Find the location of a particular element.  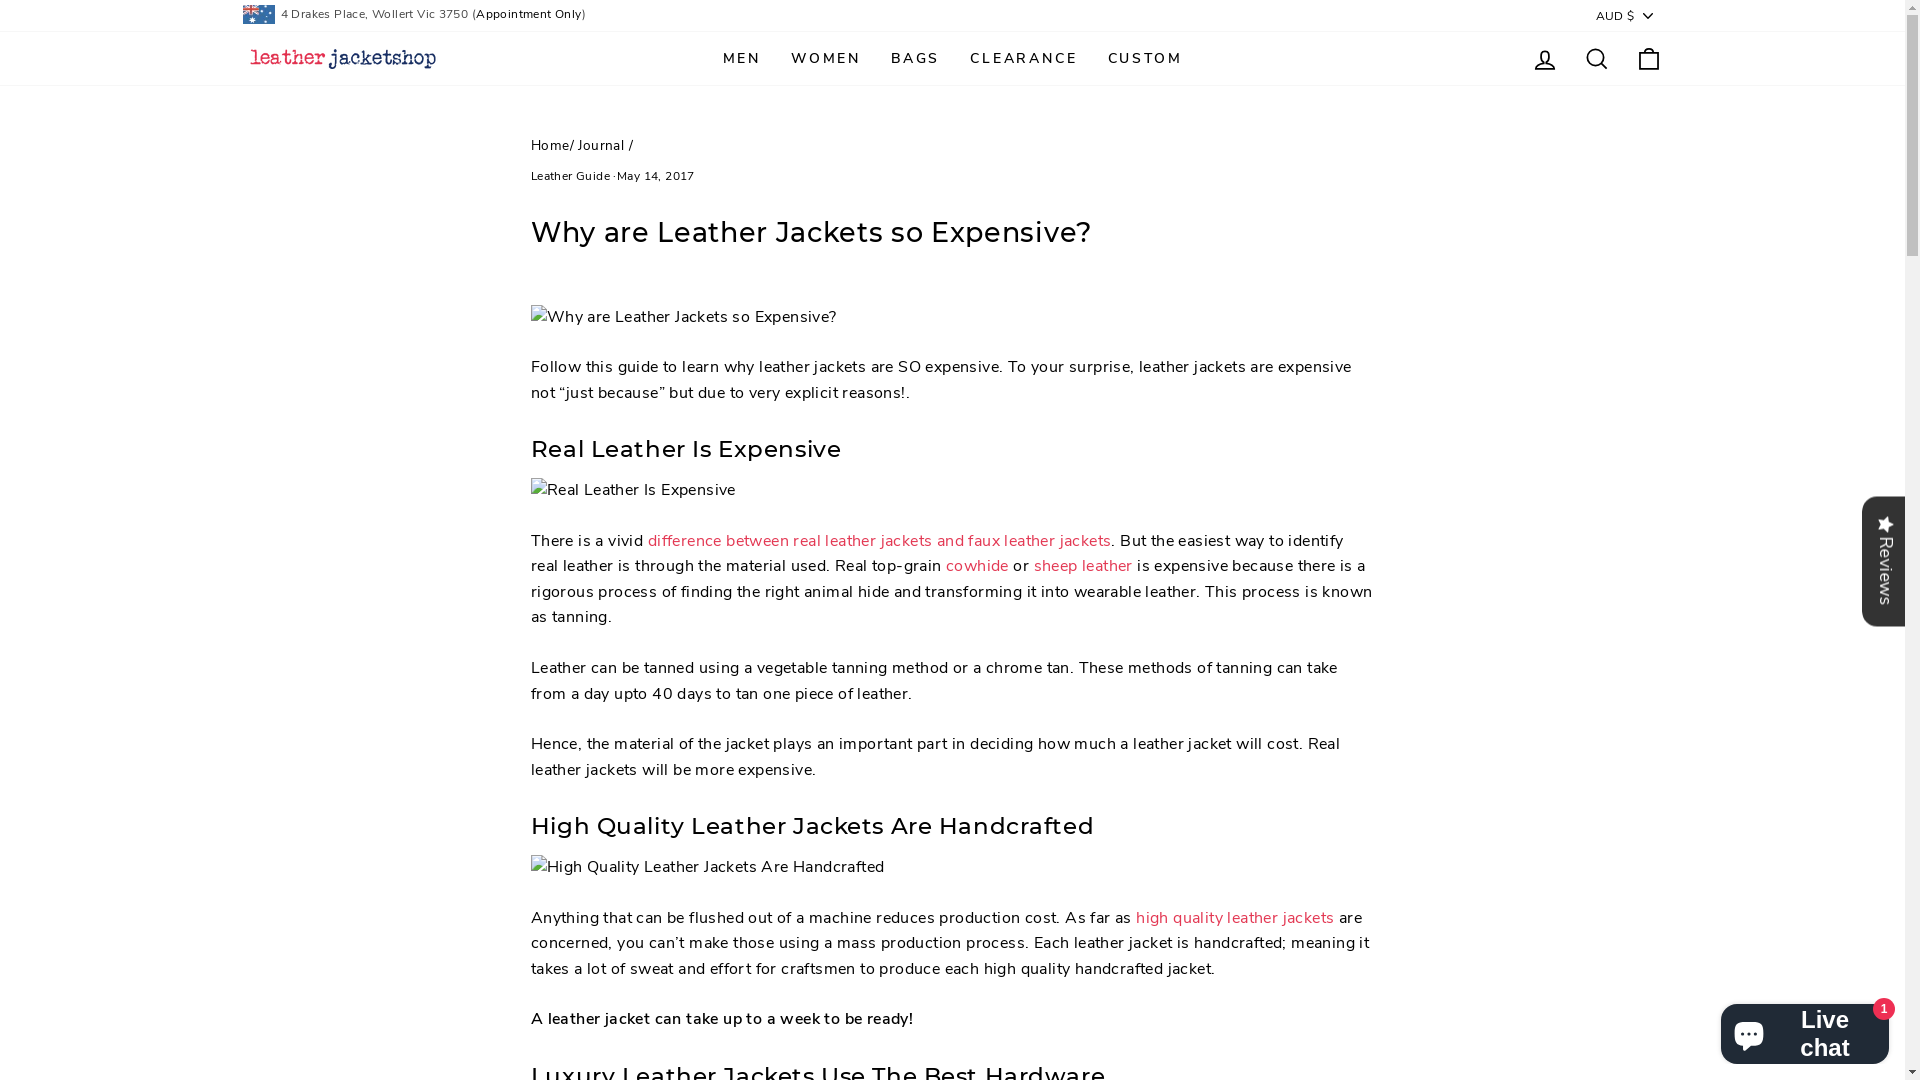

'high quality leather jackets' is located at coordinates (1136, 918).